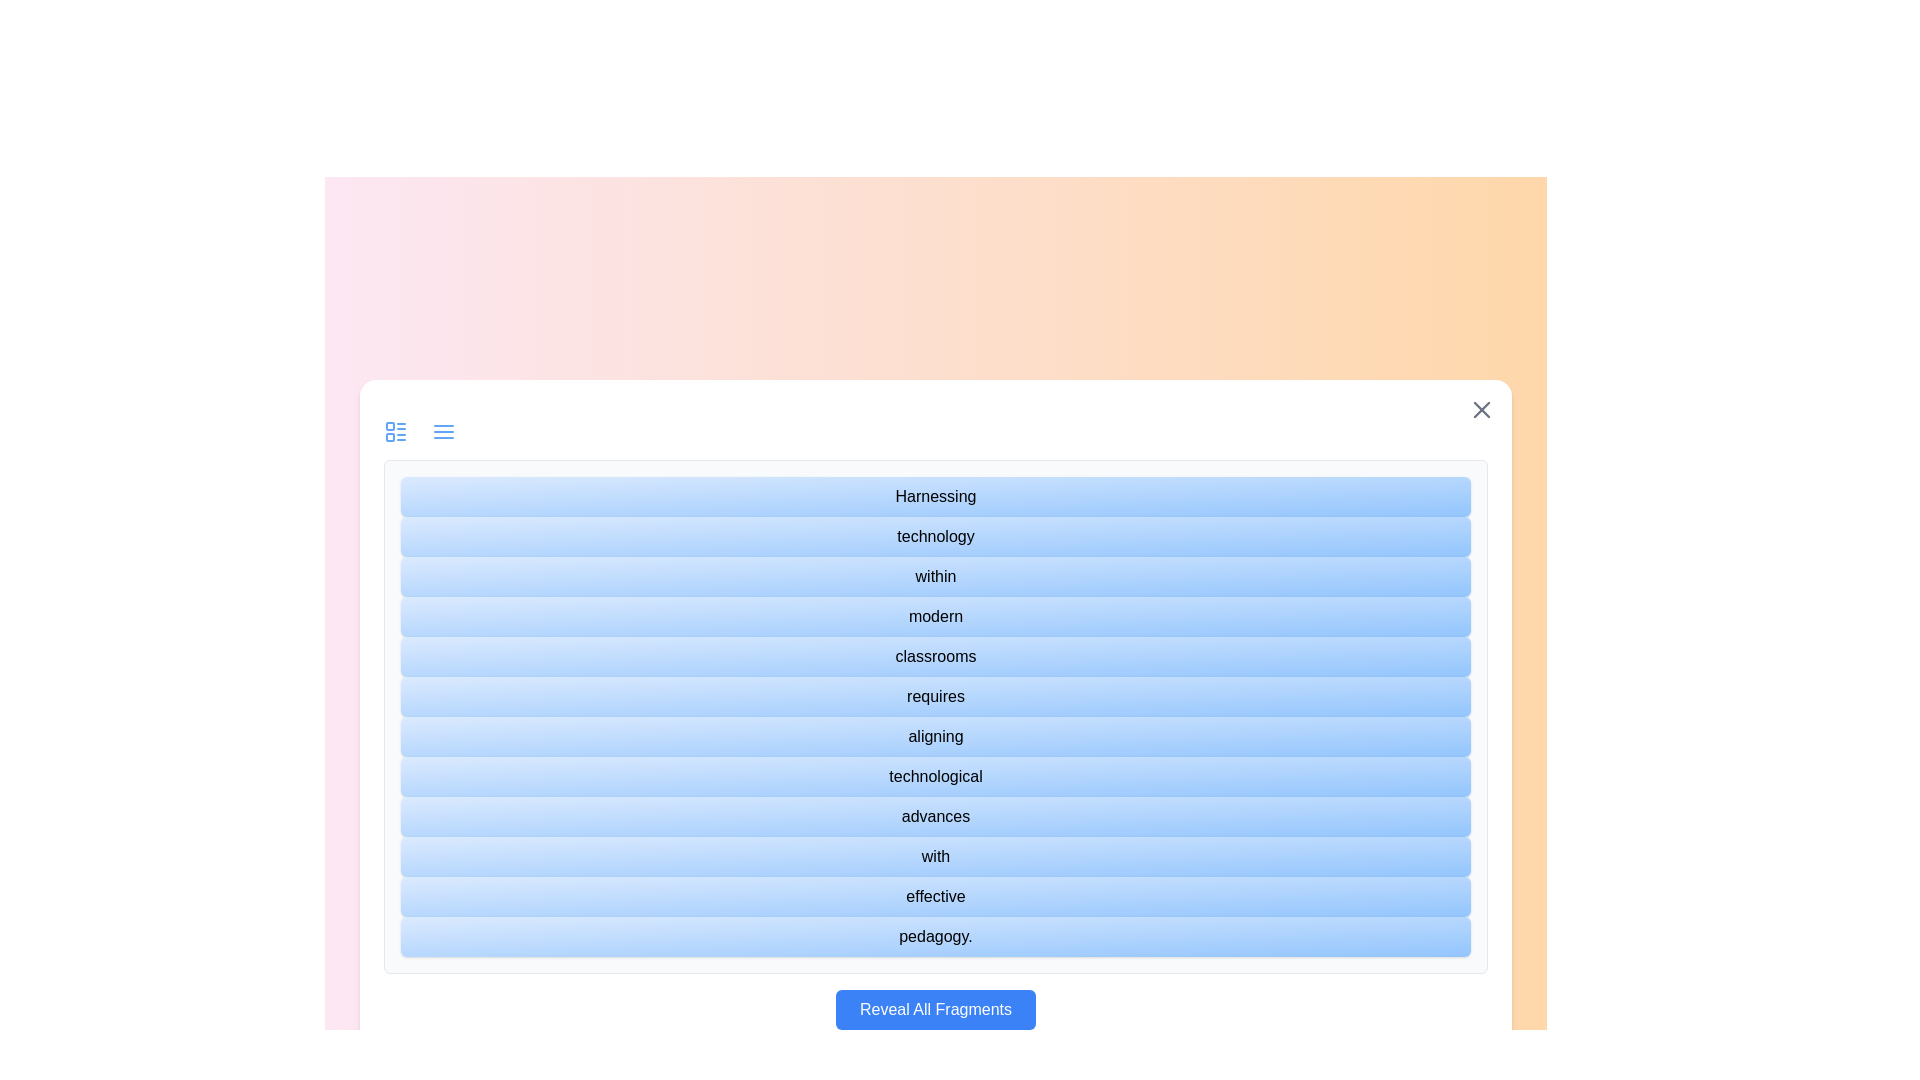 This screenshot has width=1920, height=1080. Describe the element at coordinates (935, 696) in the screenshot. I see `the text fragment labeled 'requires'` at that location.